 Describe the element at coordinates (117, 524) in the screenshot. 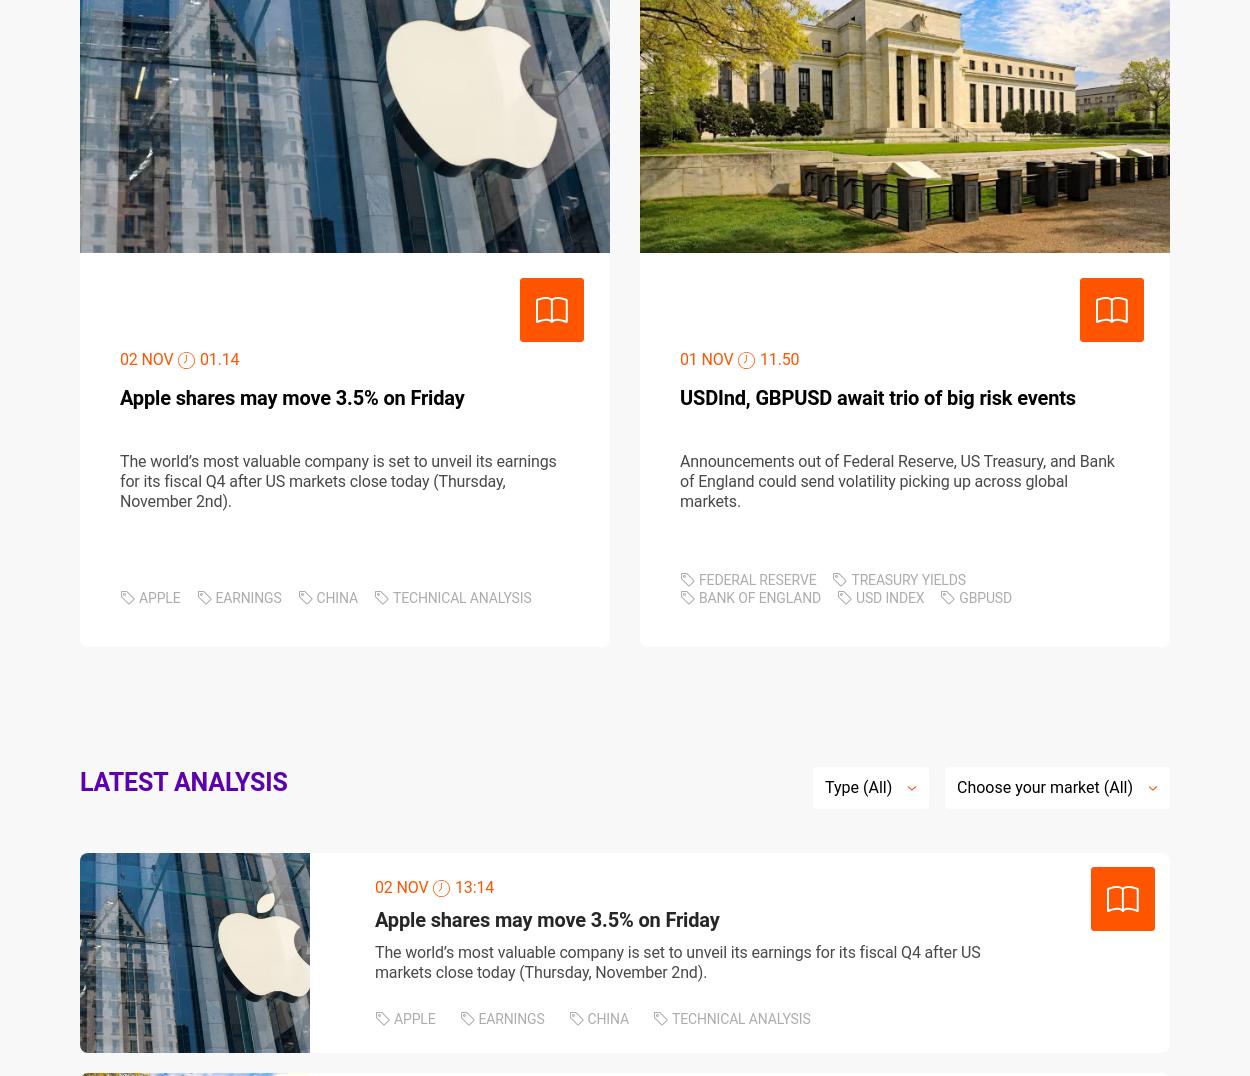

I see `'POLICIES'` at that location.